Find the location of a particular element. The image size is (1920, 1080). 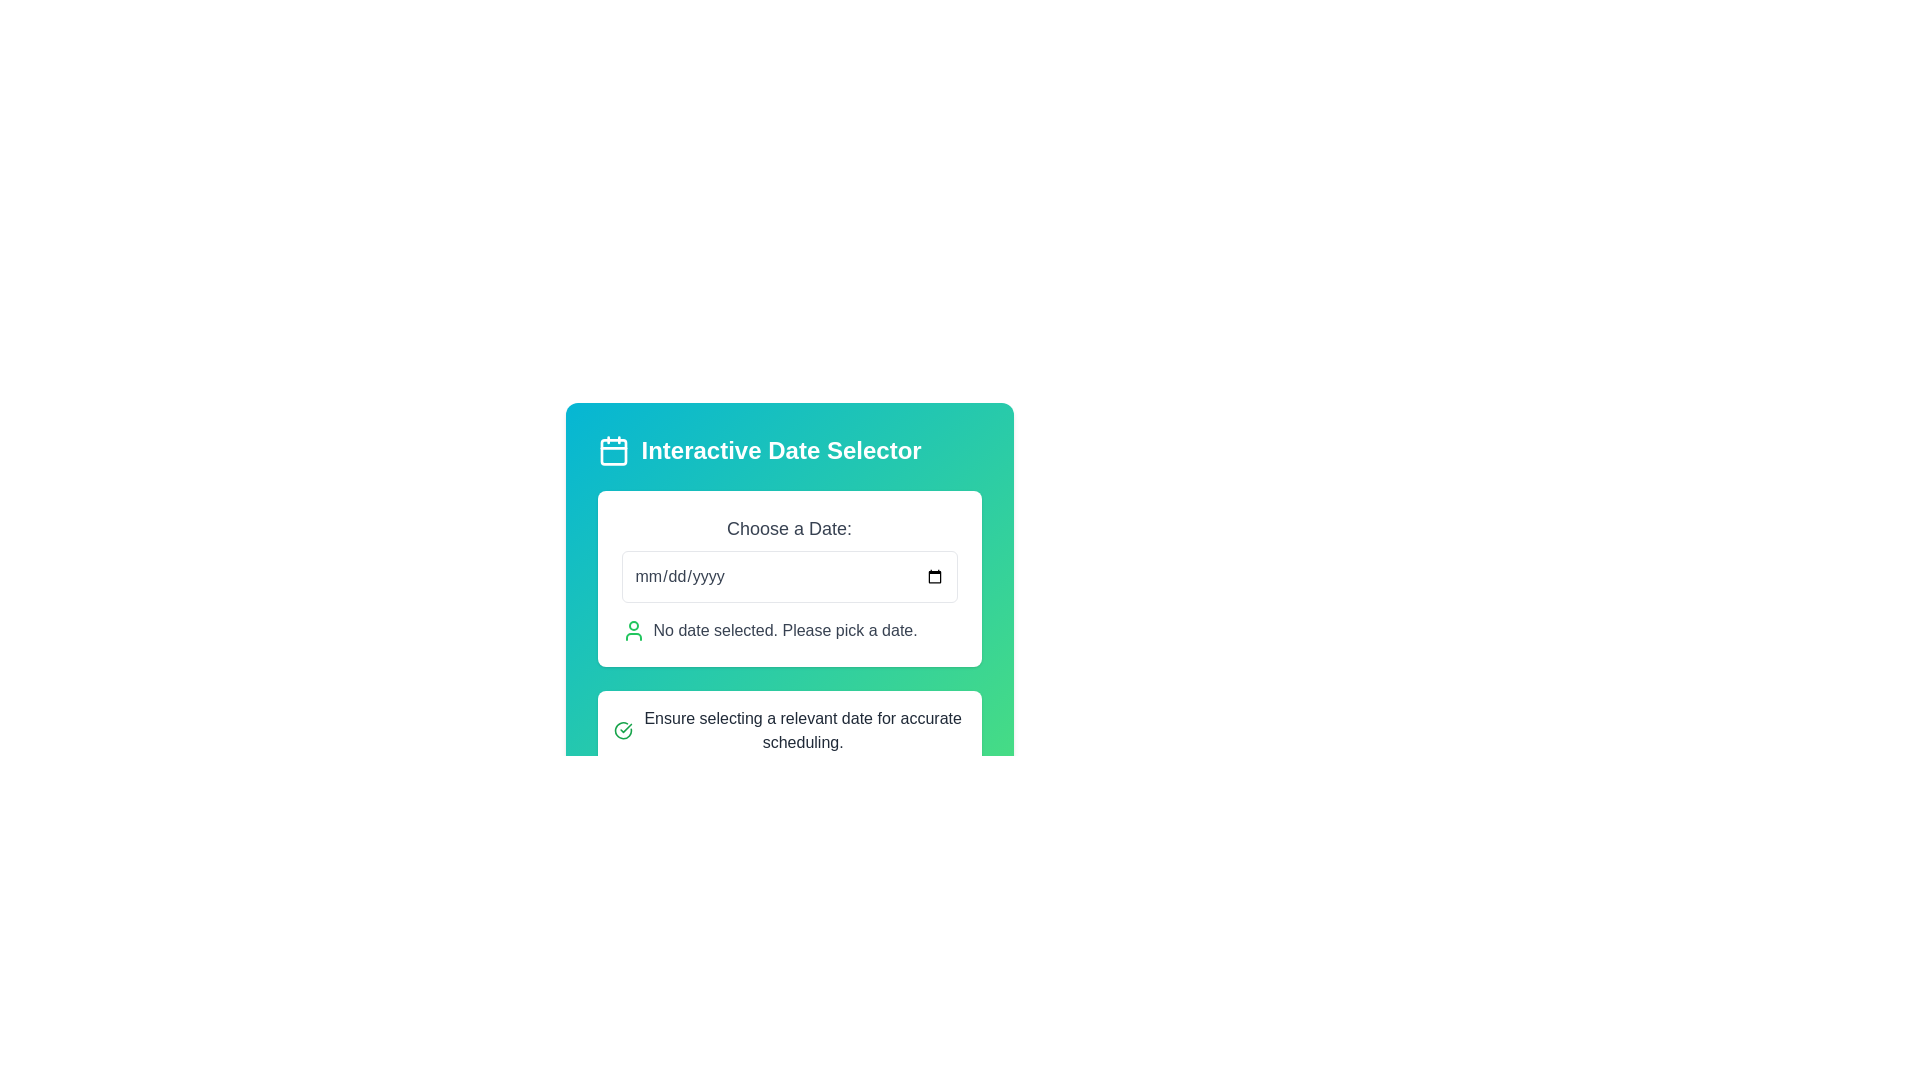

the Date input field located in the 'Interactive Date Selector' modal, below the 'Choose a Date:' text, for manual date entry is located at coordinates (788, 567).